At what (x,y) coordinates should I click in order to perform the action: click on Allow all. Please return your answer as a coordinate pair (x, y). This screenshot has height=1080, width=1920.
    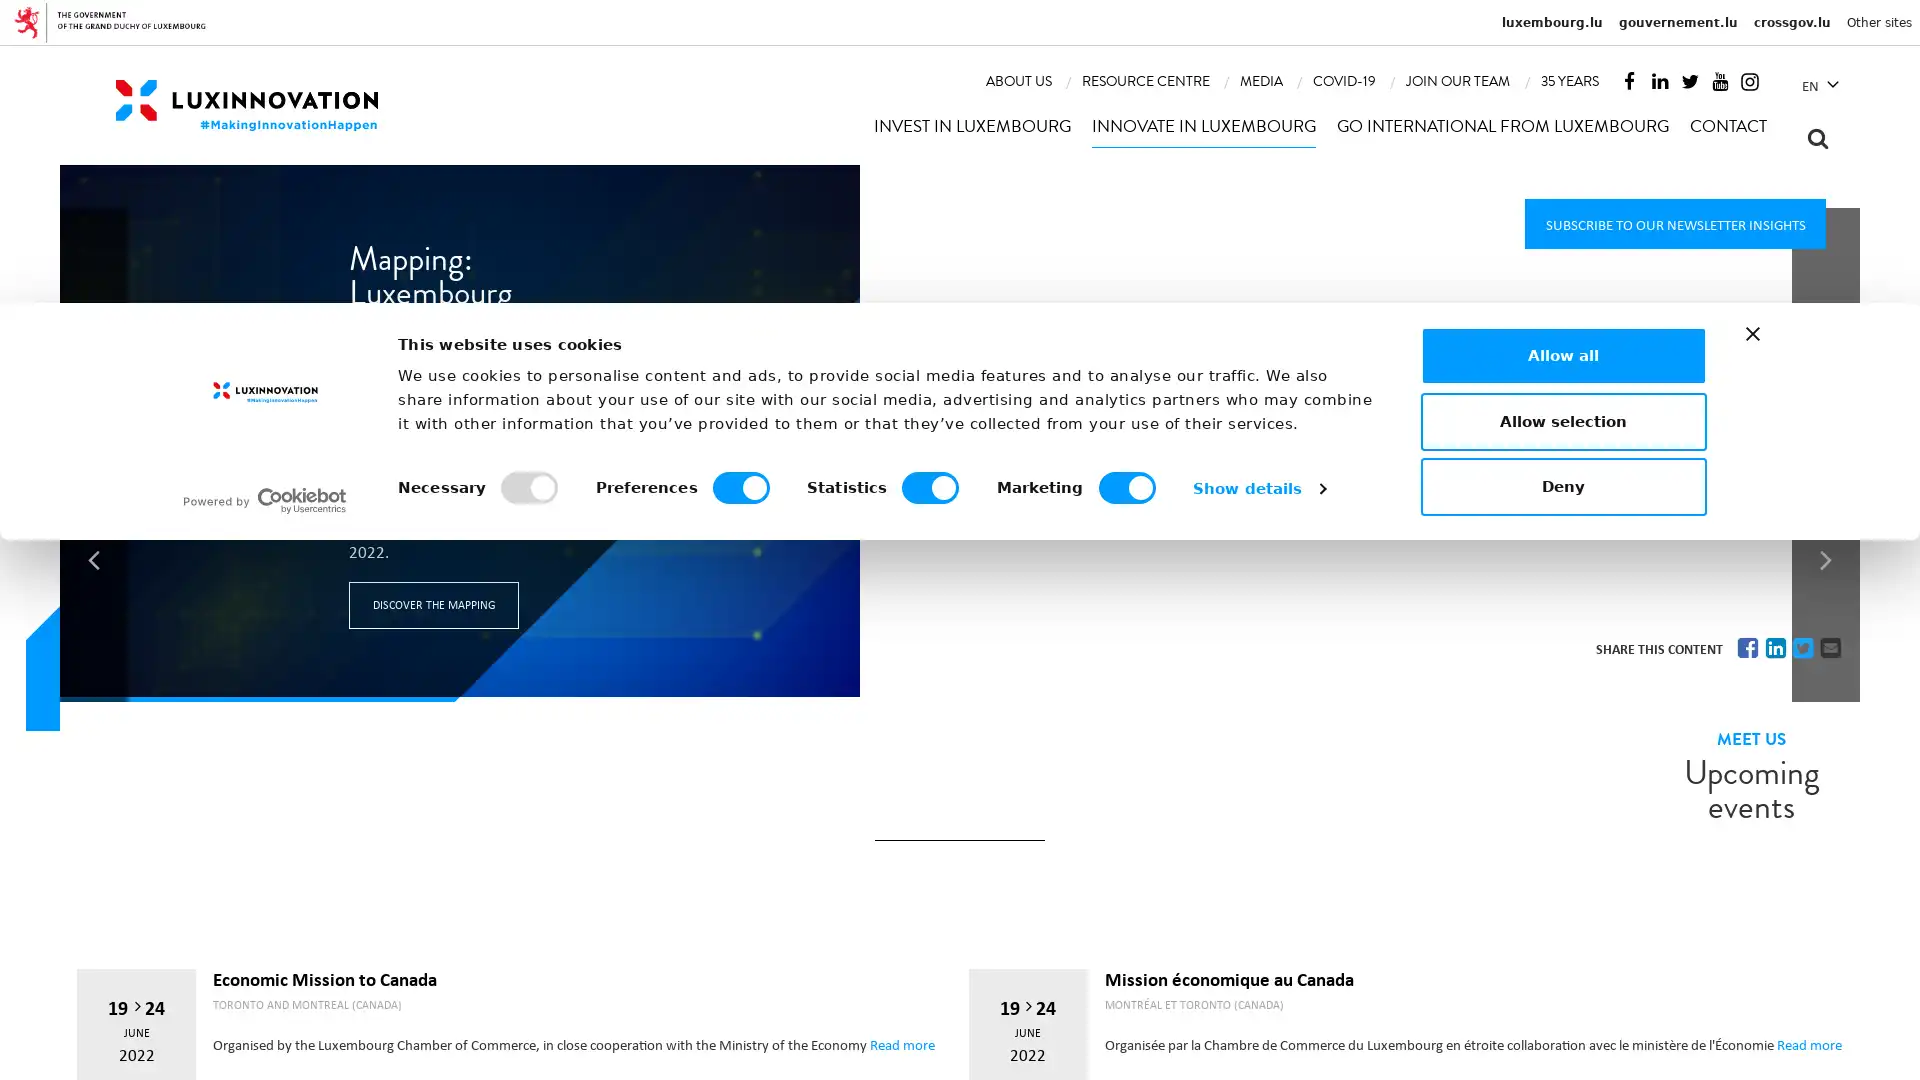
    Looking at the image, I should click on (1562, 894).